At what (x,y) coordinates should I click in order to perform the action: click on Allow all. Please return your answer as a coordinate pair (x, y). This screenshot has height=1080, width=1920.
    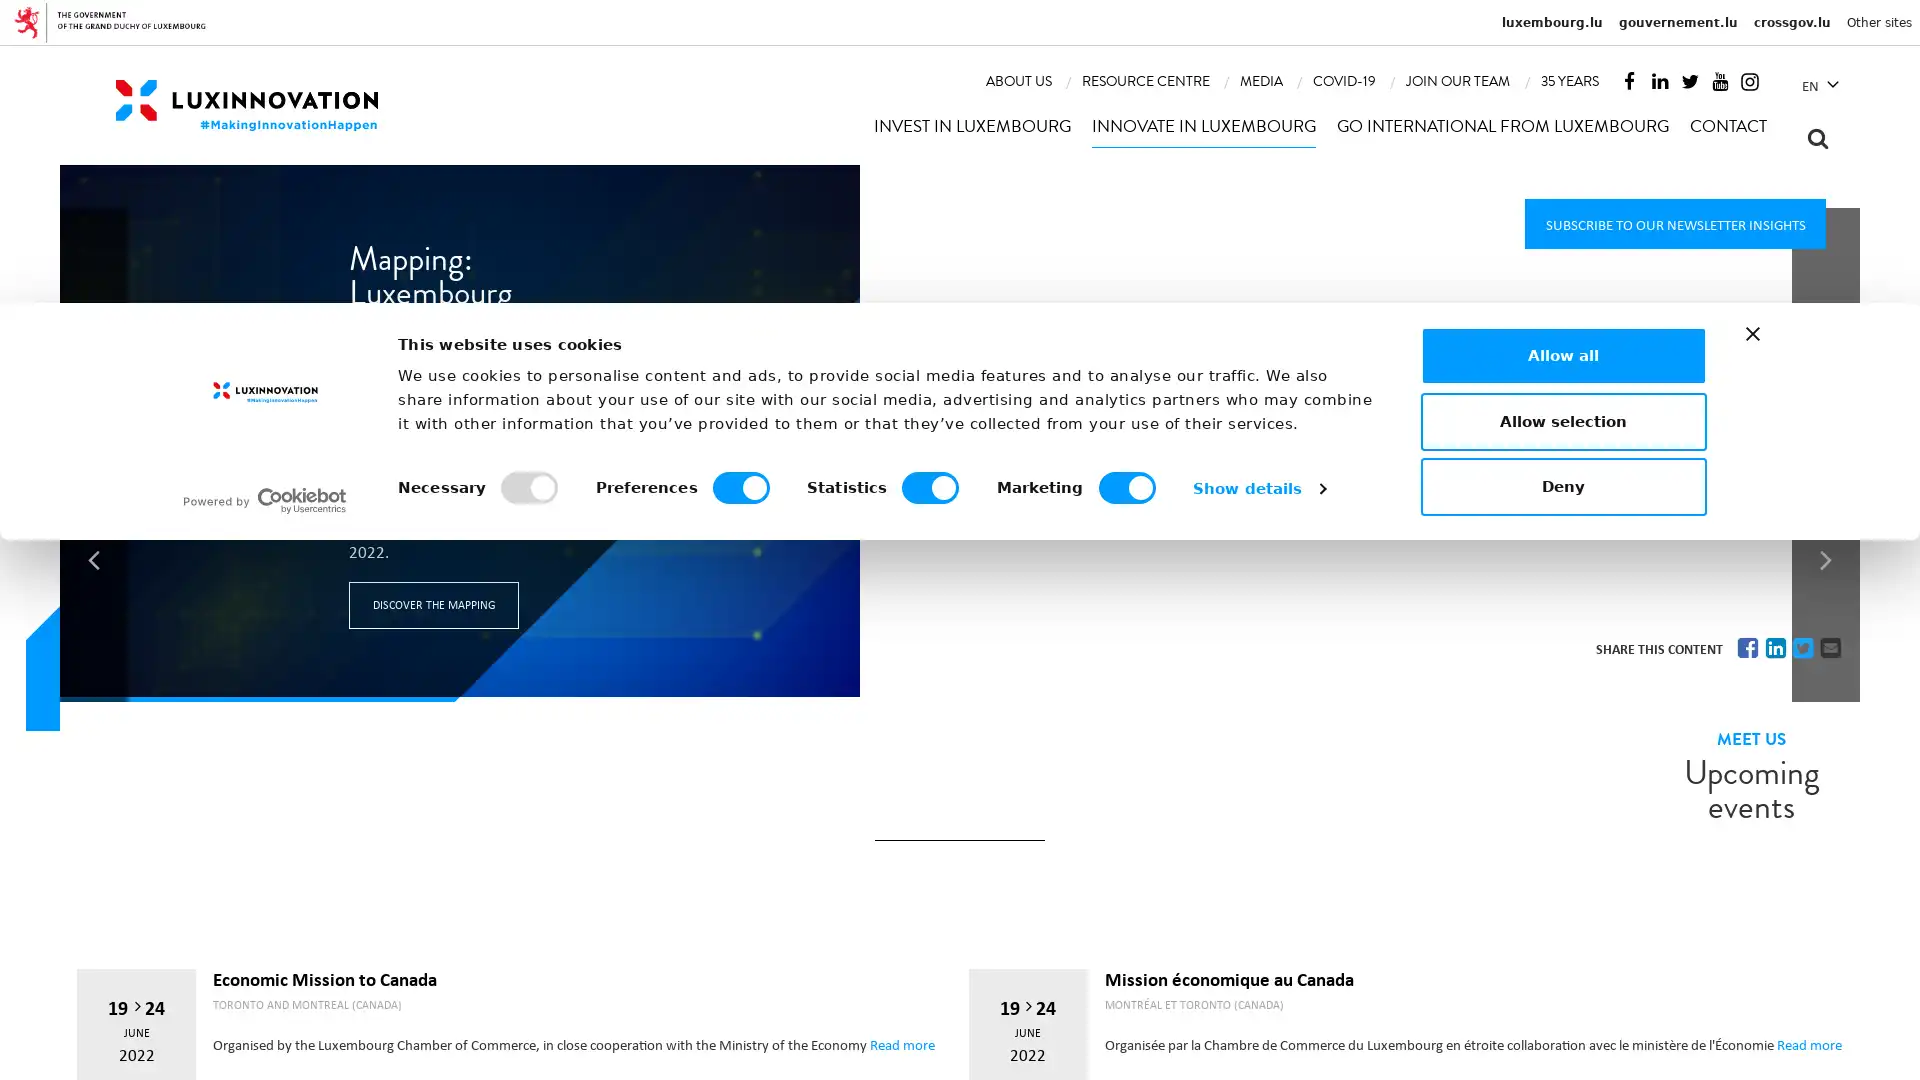
    Looking at the image, I should click on (1562, 894).